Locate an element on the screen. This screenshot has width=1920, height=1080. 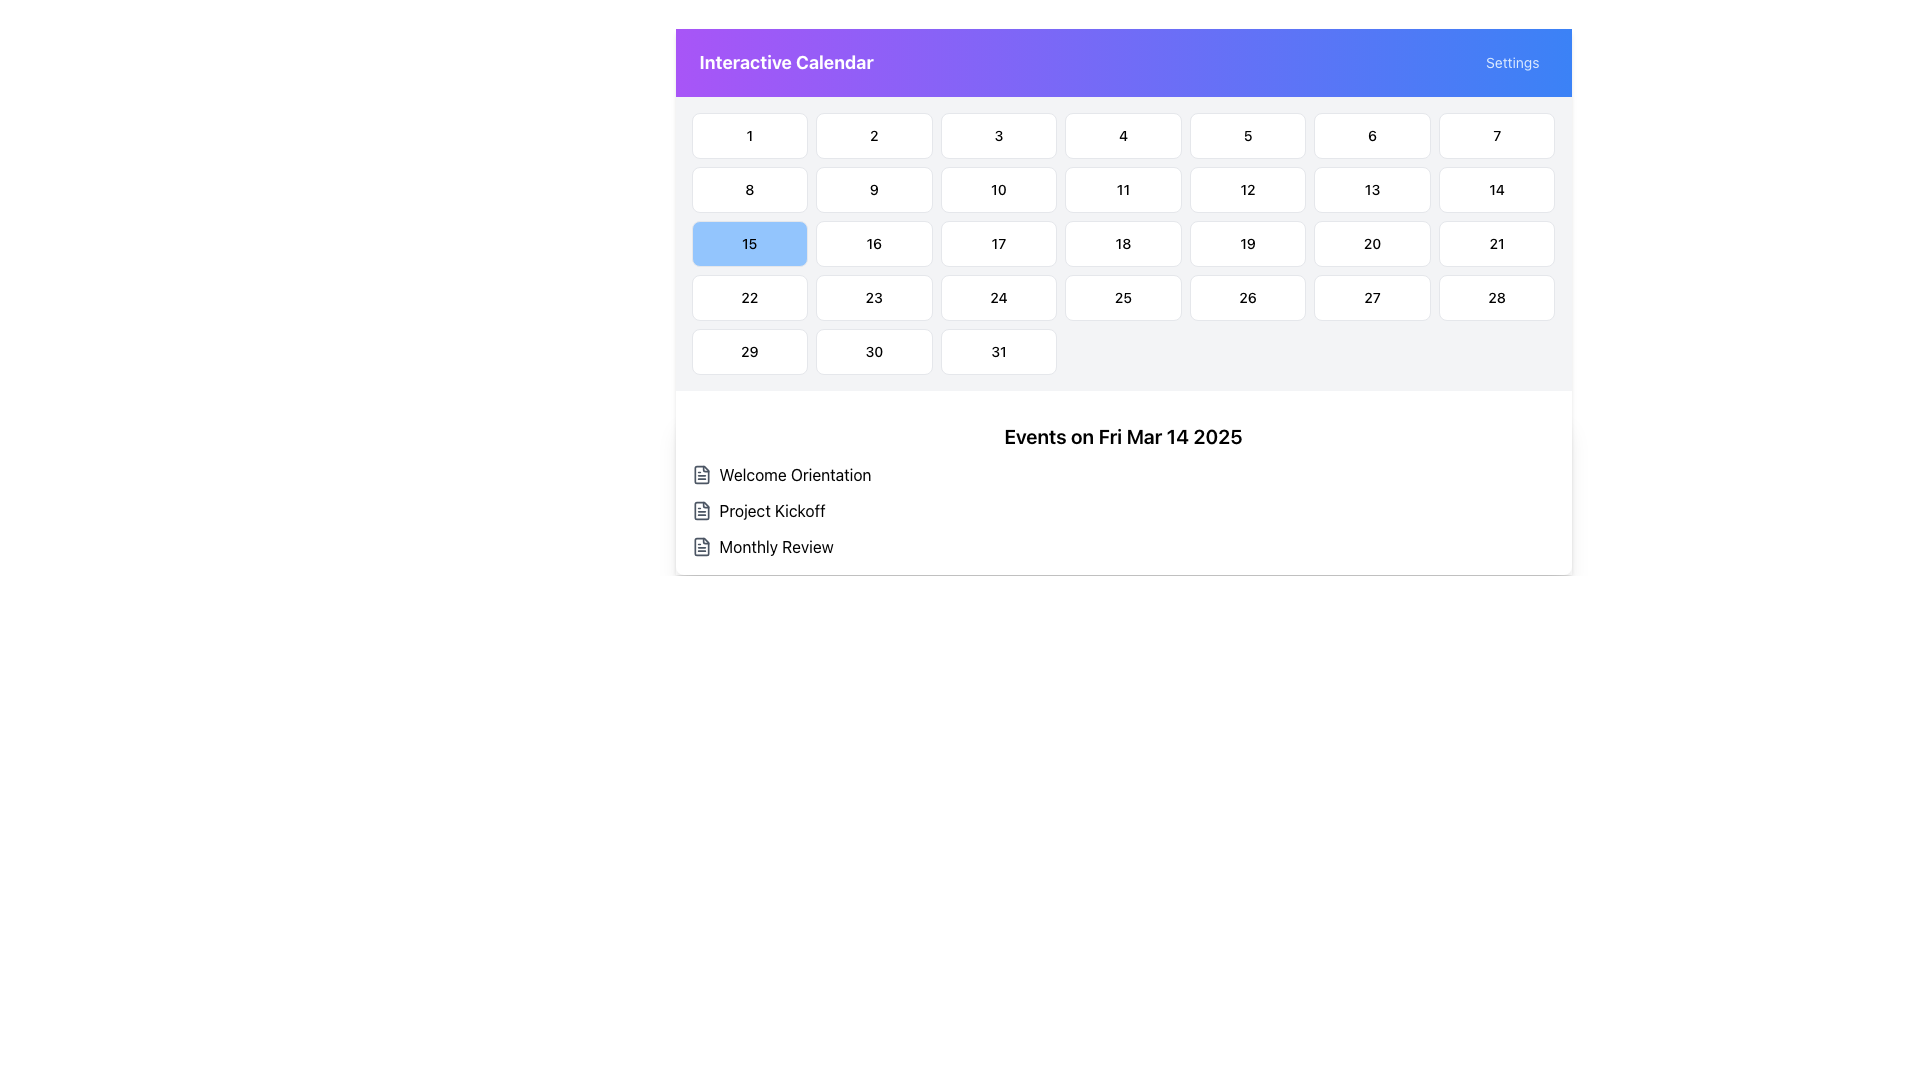
the file icon located adjacent to the 'Welcome Orientation' text is located at coordinates (701, 474).